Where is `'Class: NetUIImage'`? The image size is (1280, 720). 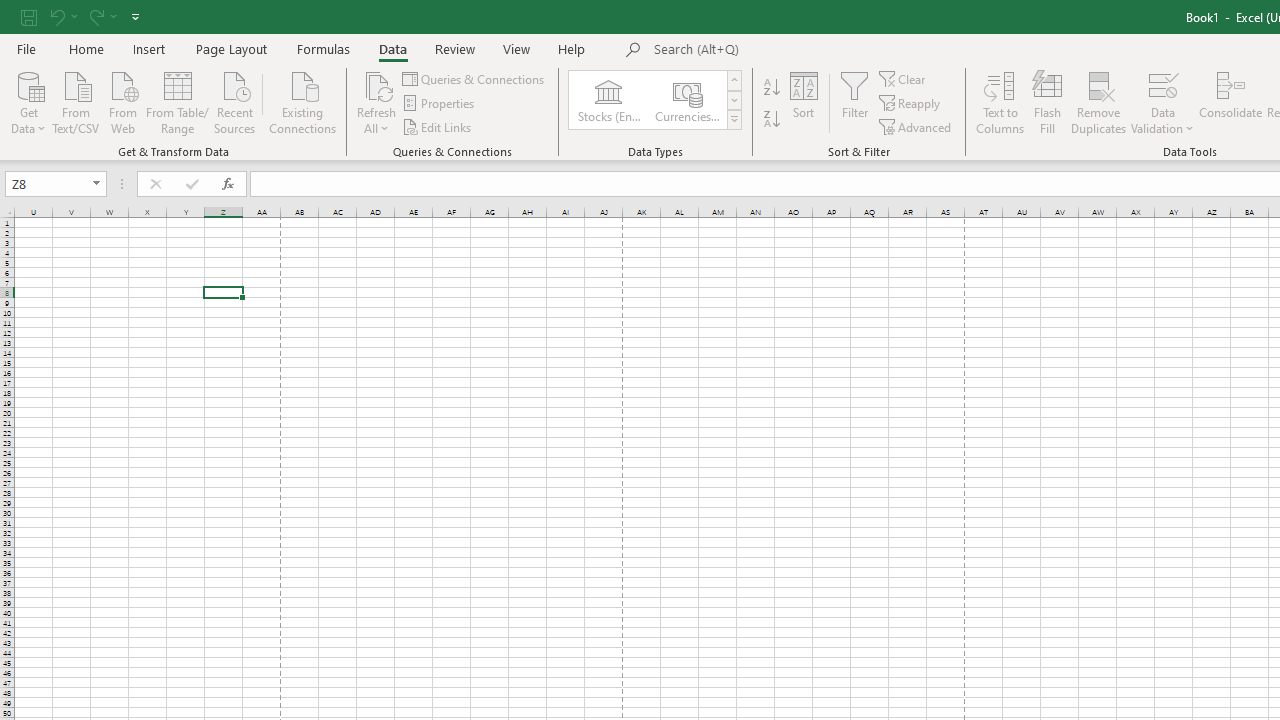
'Class: NetUIImage' is located at coordinates (733, 119).